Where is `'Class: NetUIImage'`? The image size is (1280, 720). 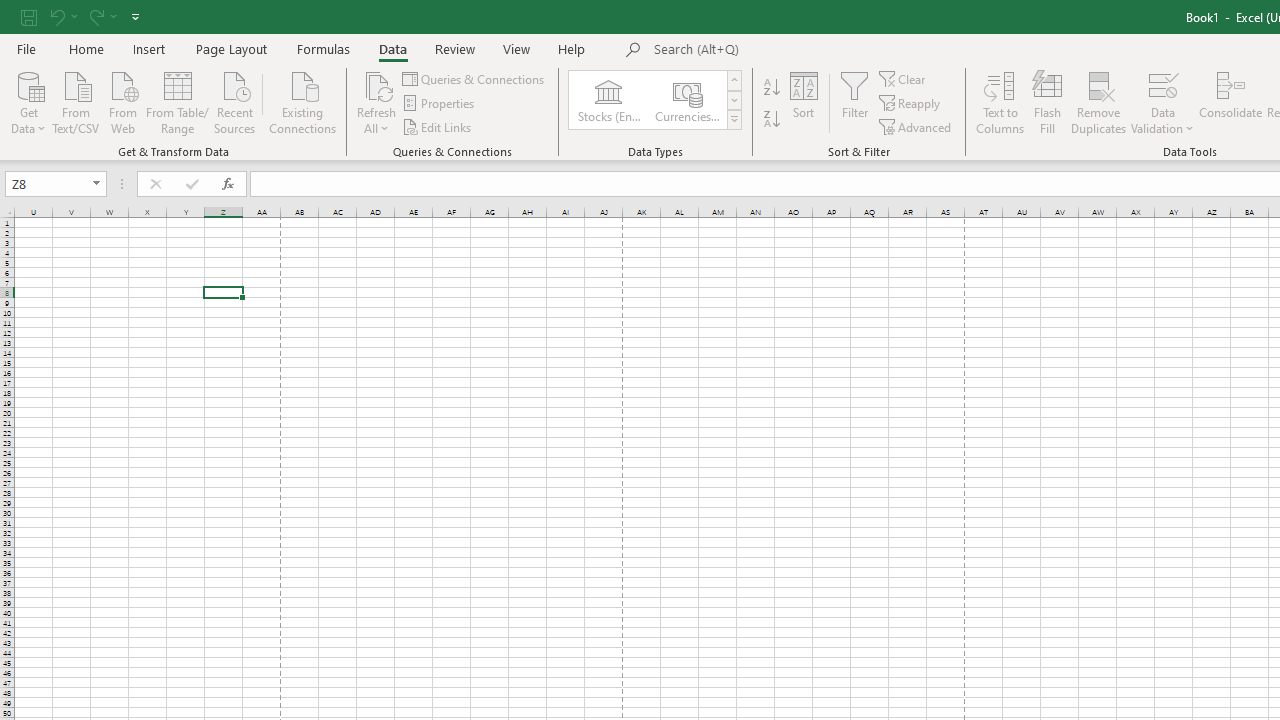
'Class: NetUIImage' is located at coordinates (733, 119).